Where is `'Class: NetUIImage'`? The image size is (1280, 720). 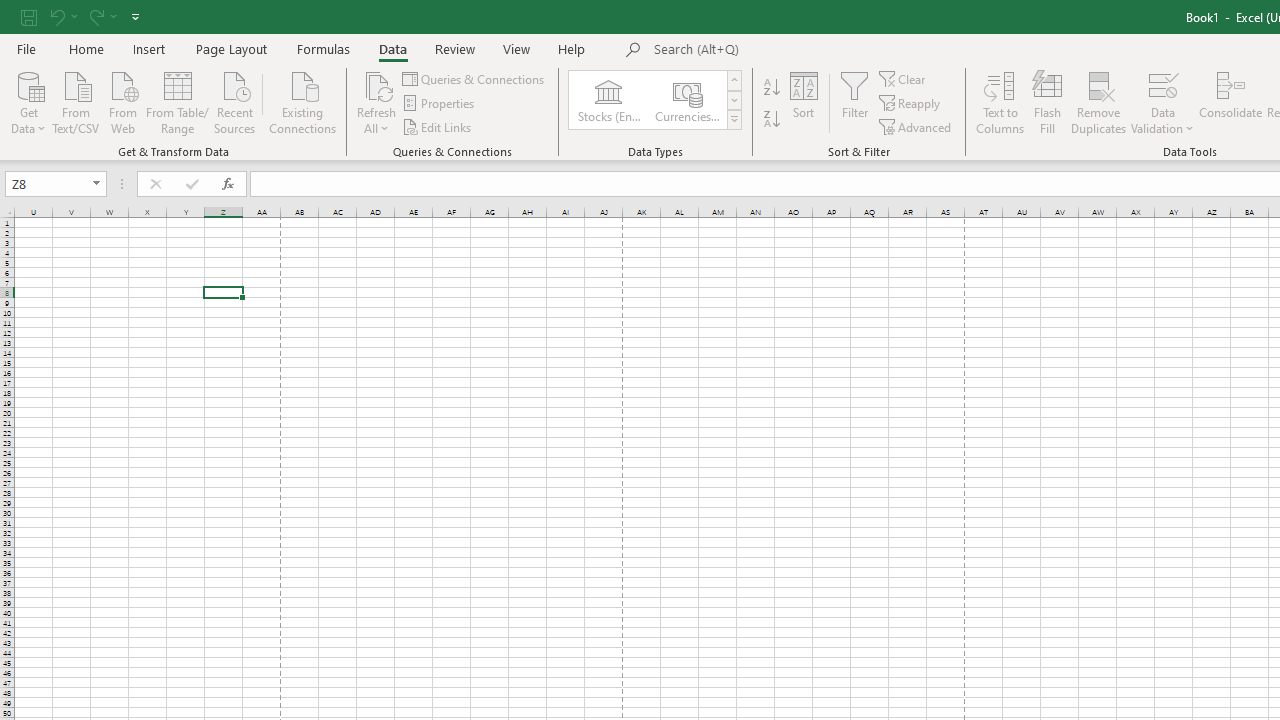
'Class: NetUIImage' is located at coordinates (733, 119).